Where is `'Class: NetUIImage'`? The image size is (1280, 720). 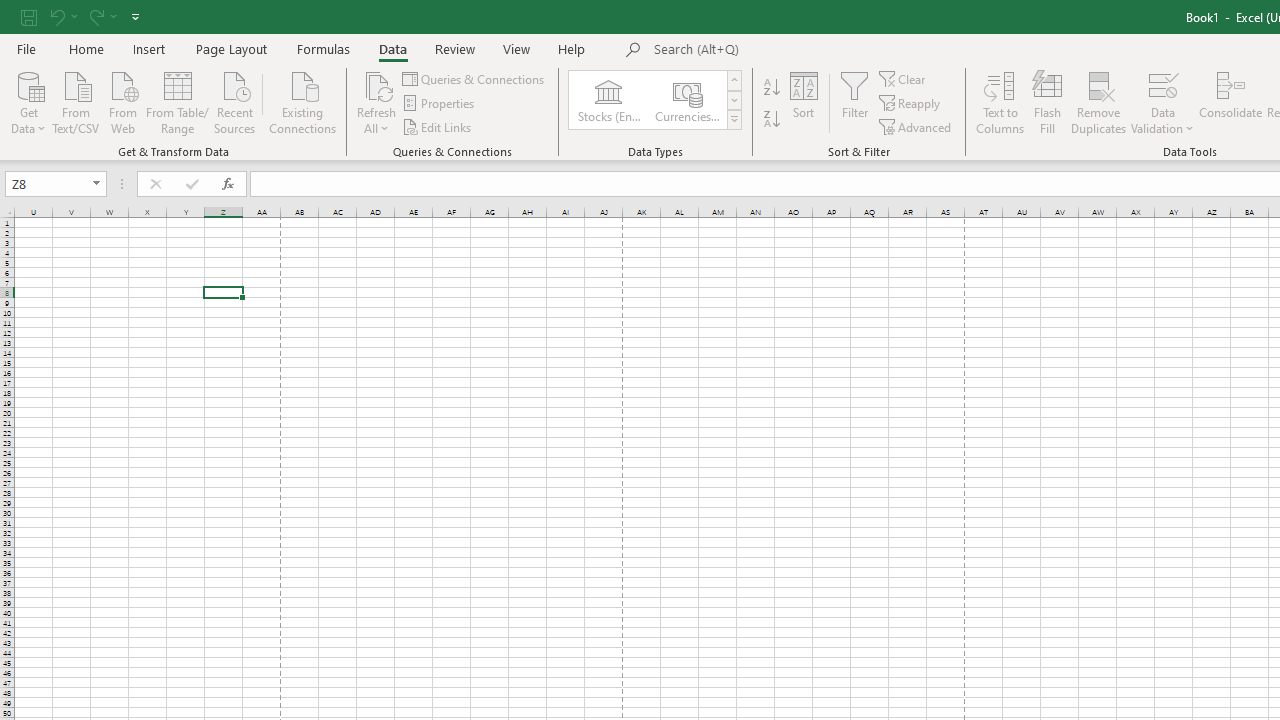
'Class: NetUIImage' is located at coordinates (733, 119).